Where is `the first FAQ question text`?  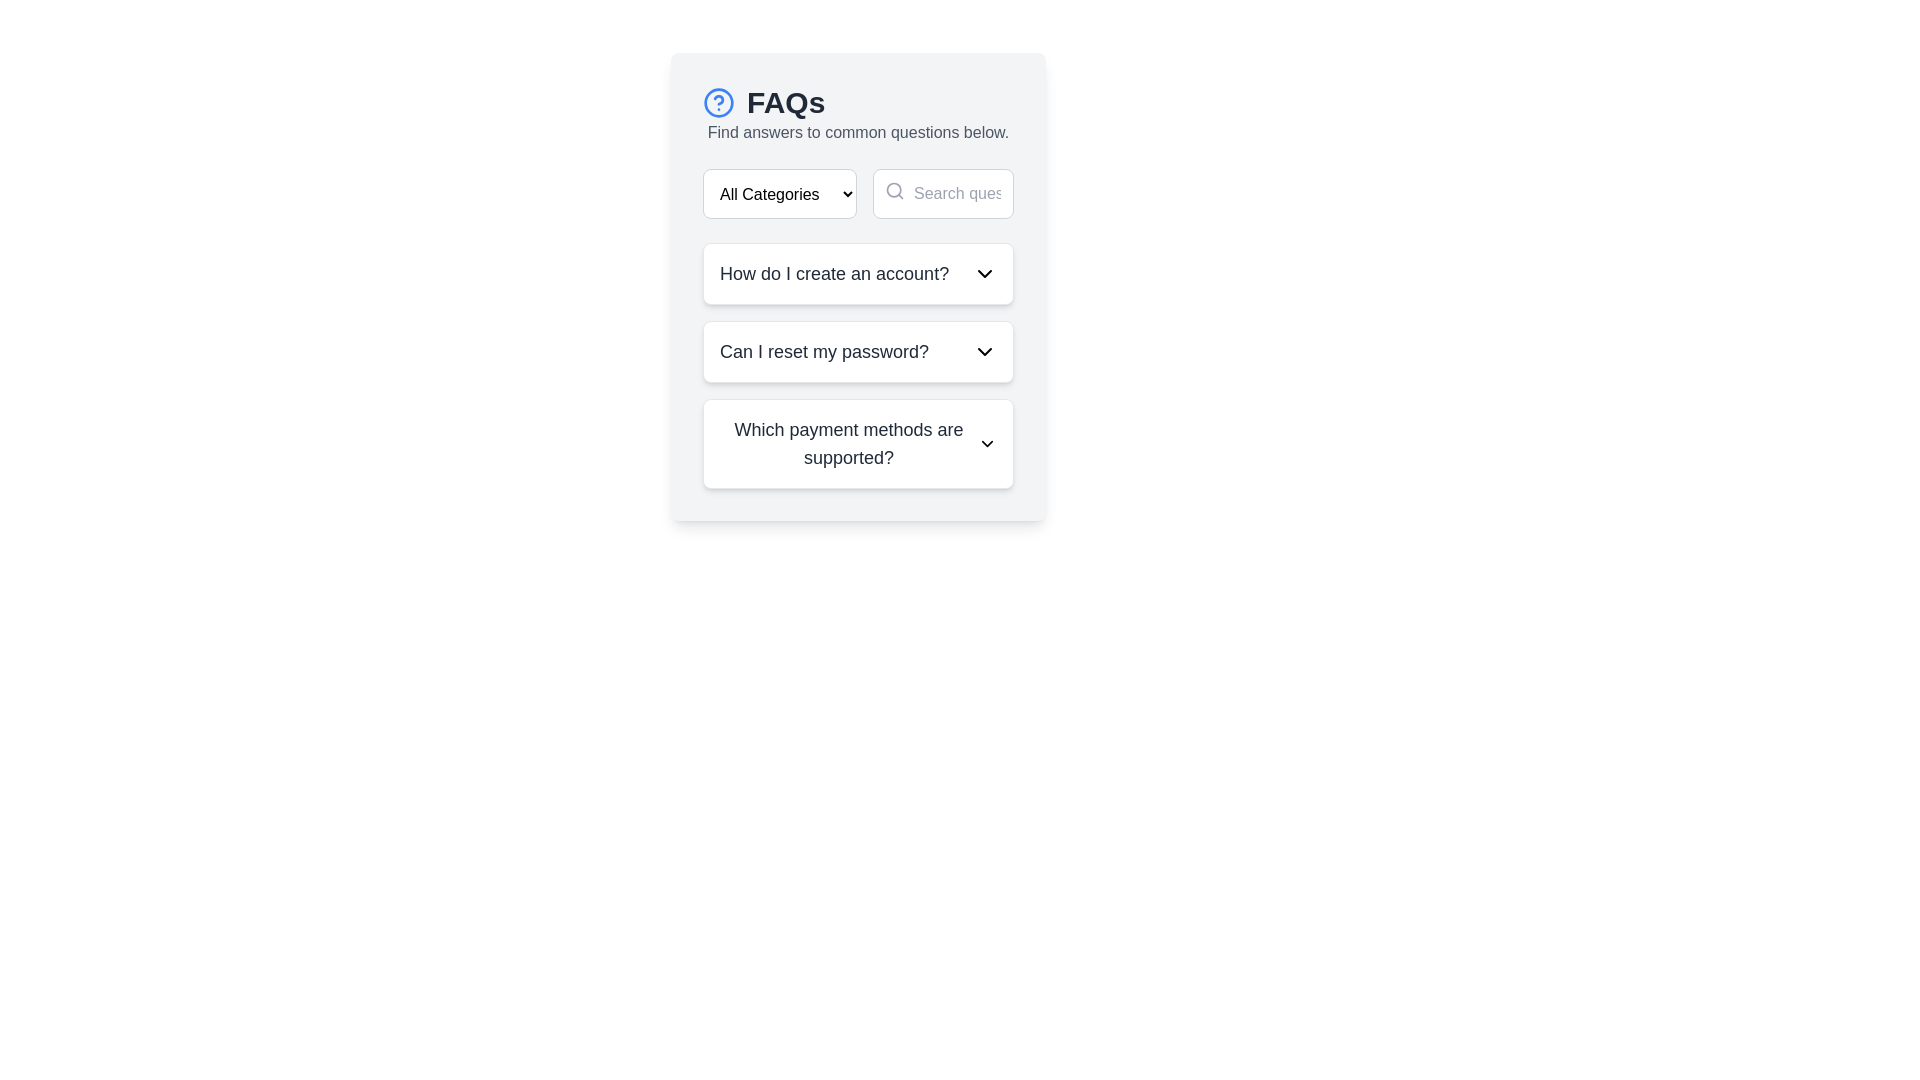 the first FAQ question text is located at coordinates (834, 273).